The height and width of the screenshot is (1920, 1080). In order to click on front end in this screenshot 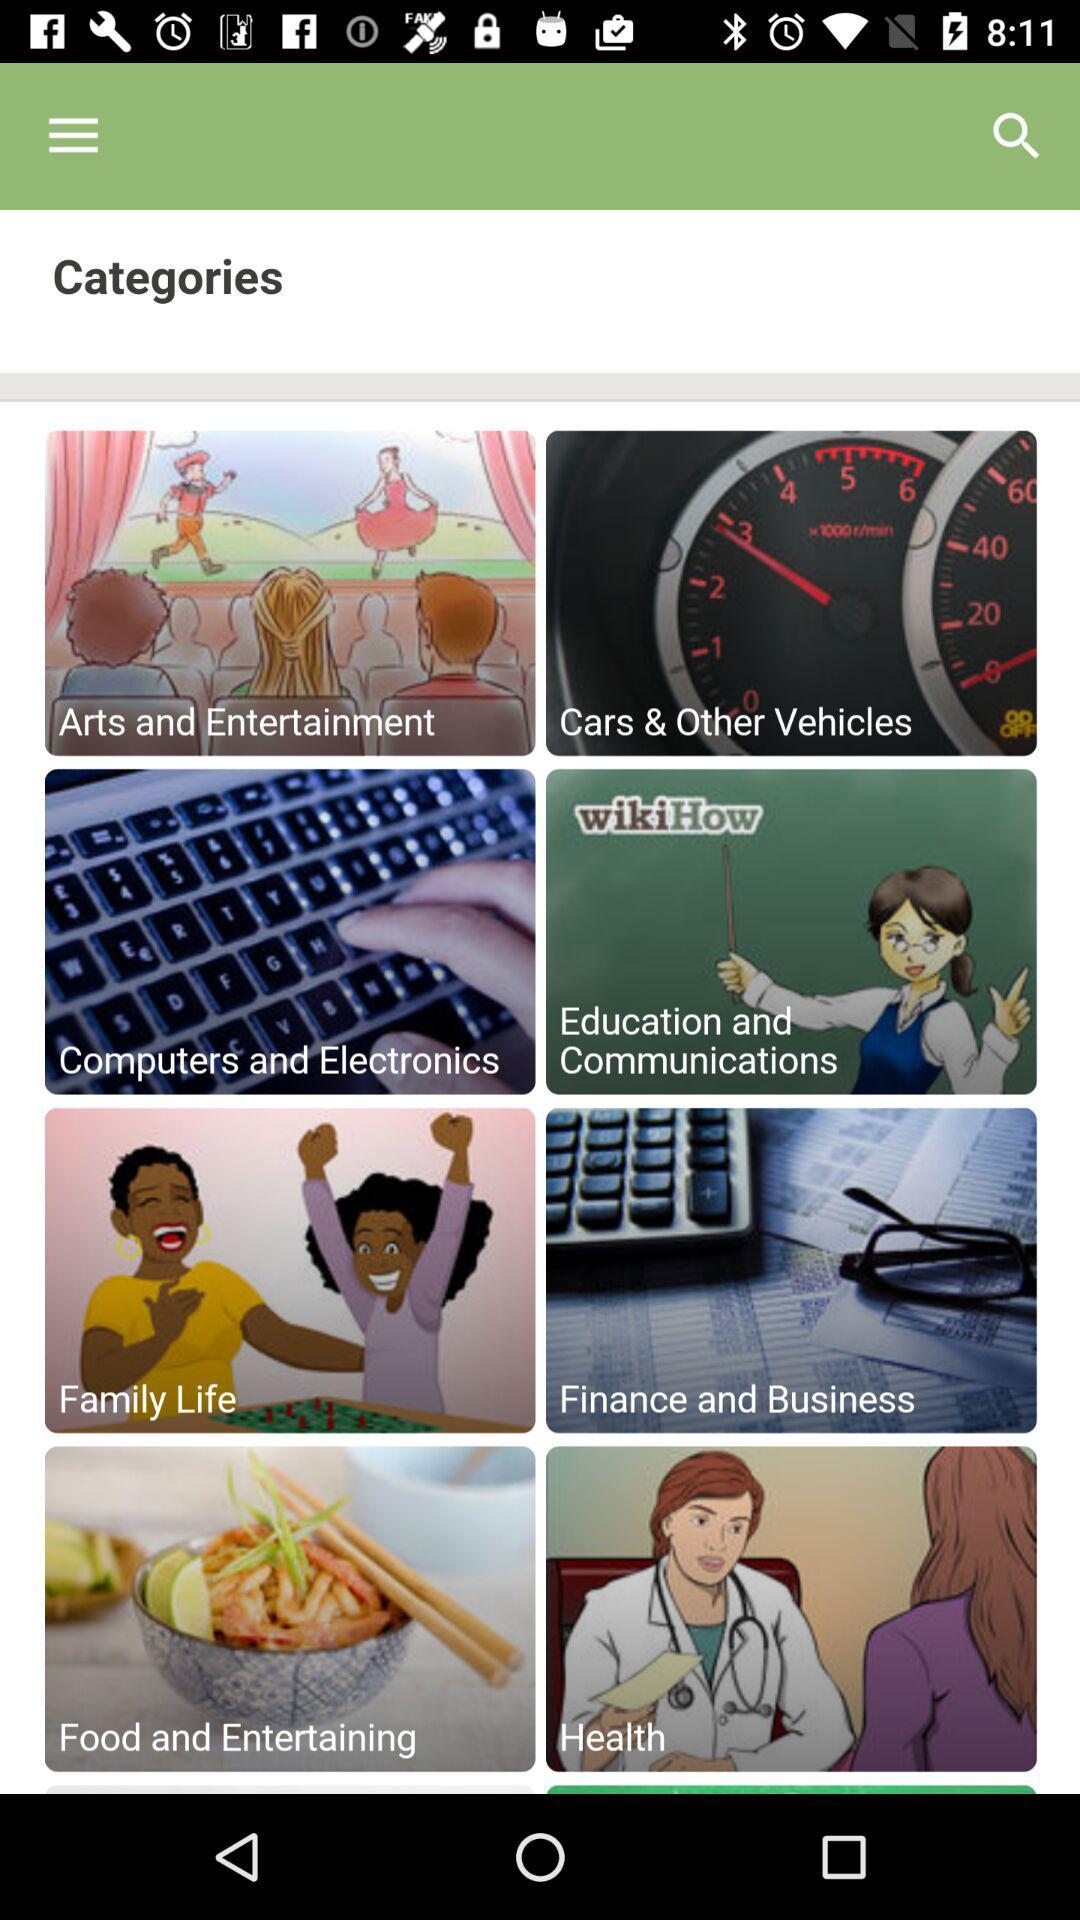, I will do `click(540, 1002)`.